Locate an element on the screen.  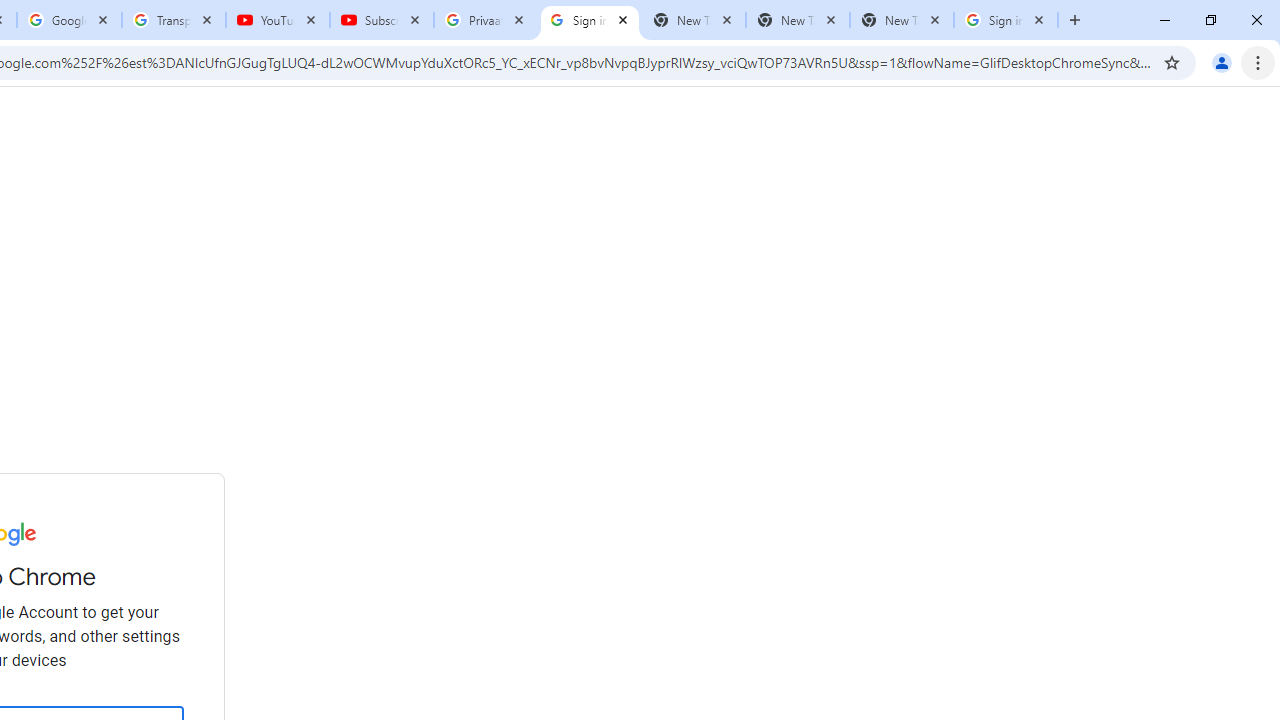
'New Tab' is located at coordinates (900, 20).